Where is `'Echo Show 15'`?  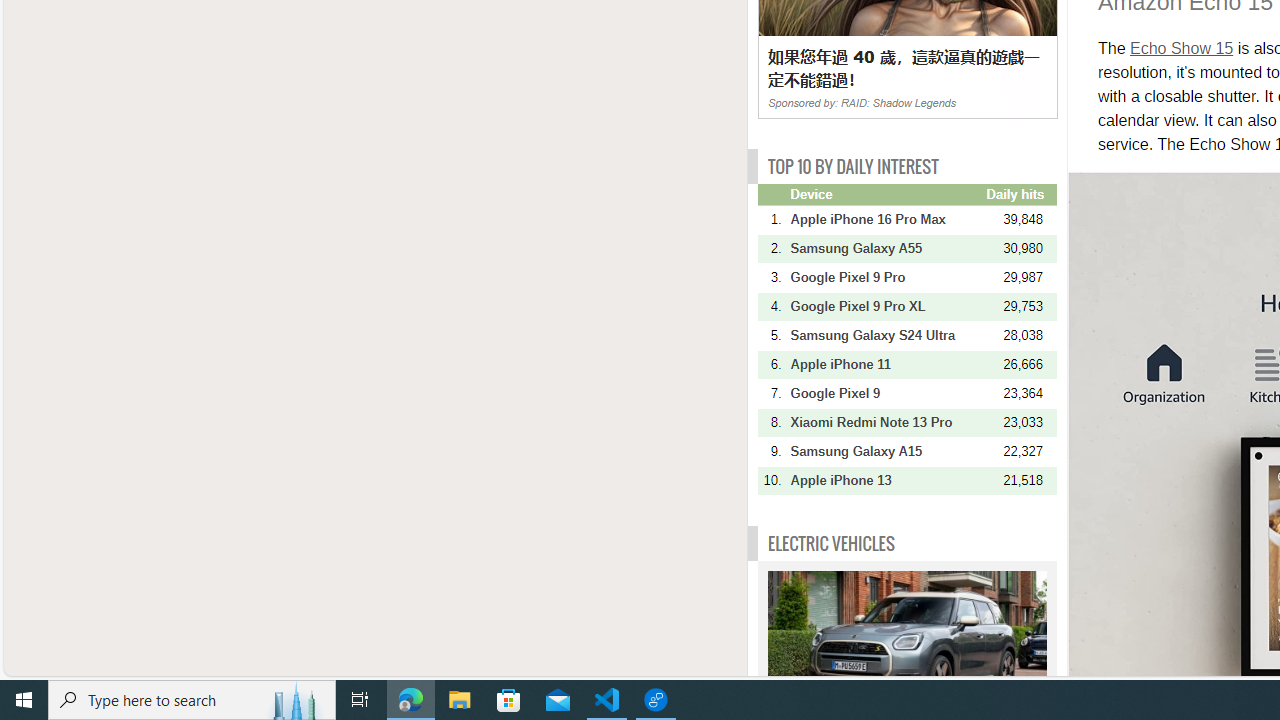 'Echo Show 15' is located at coordinates (1182, 47).